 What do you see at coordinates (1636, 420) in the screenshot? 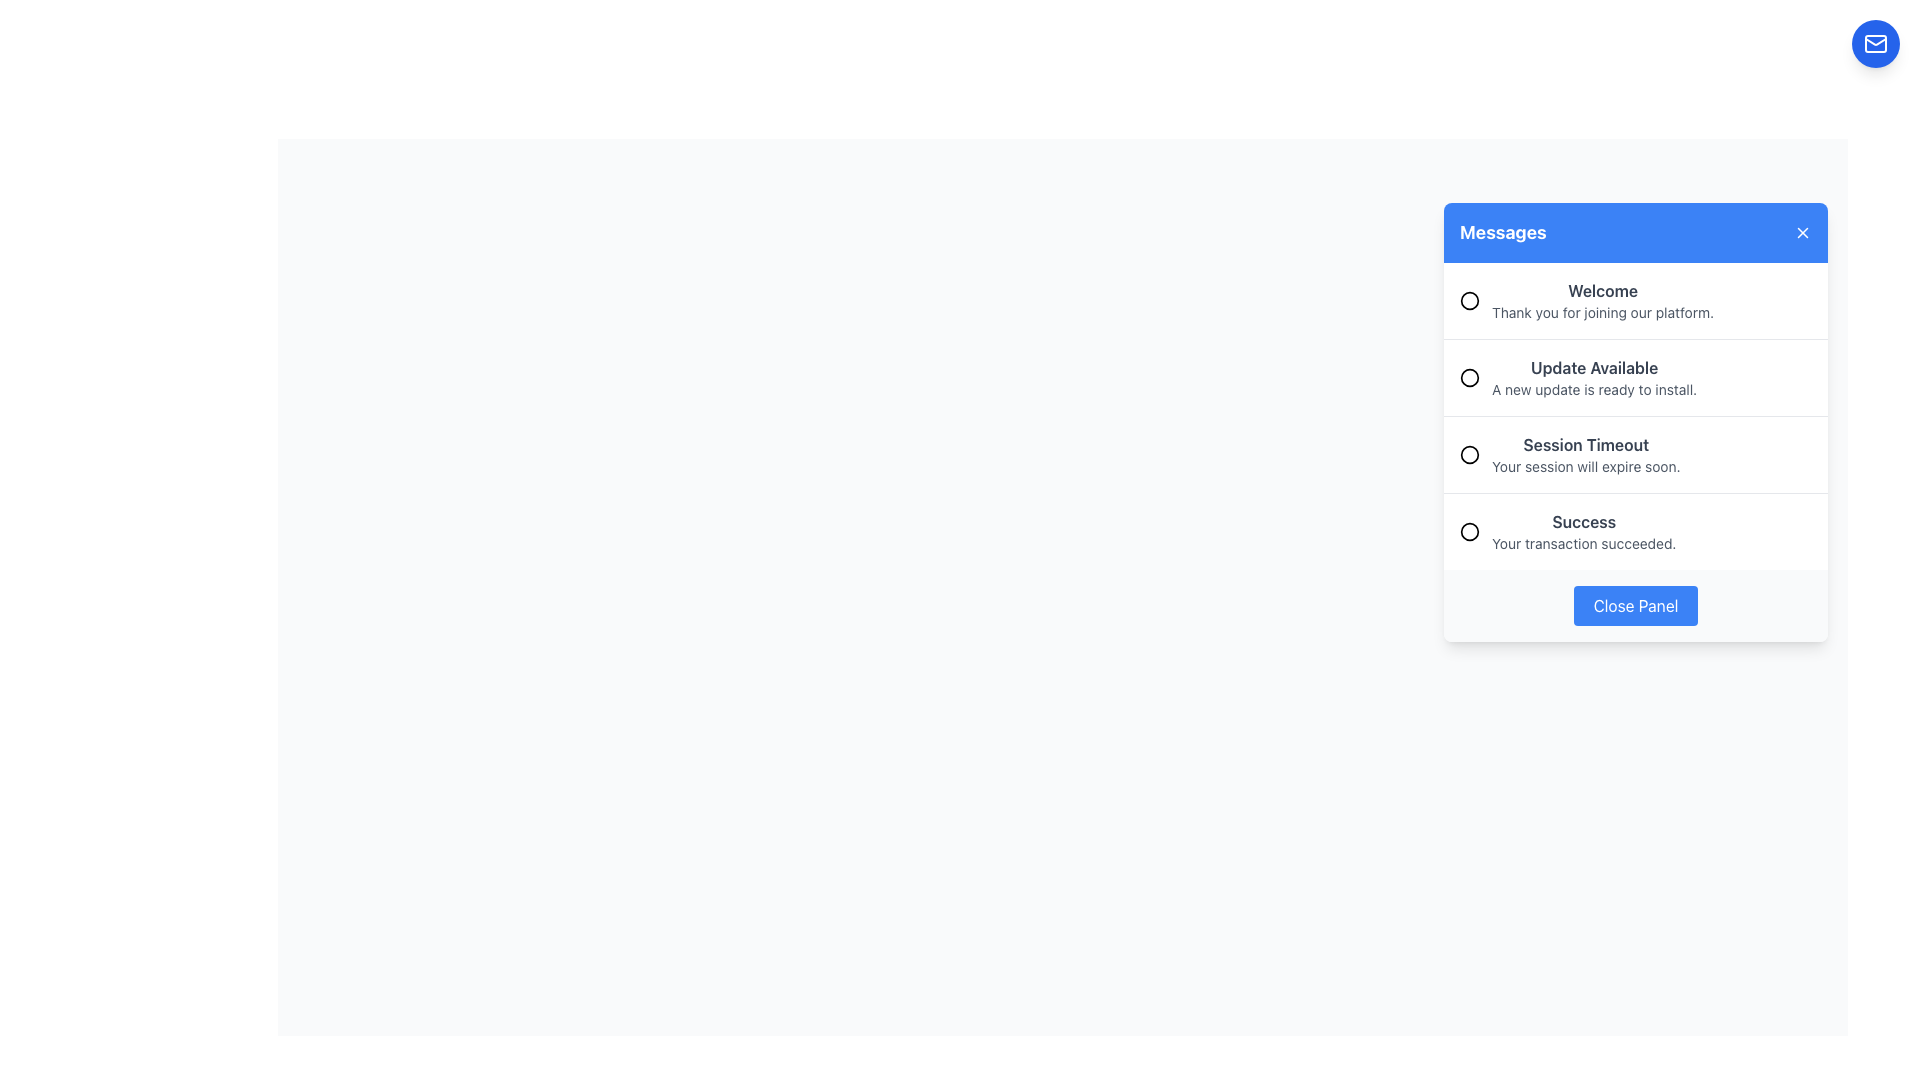
I see `message from the third notification in the Informational Section, which is positioned below 'Update Available' and above 'Success'` at bounding box center [1636, 420].